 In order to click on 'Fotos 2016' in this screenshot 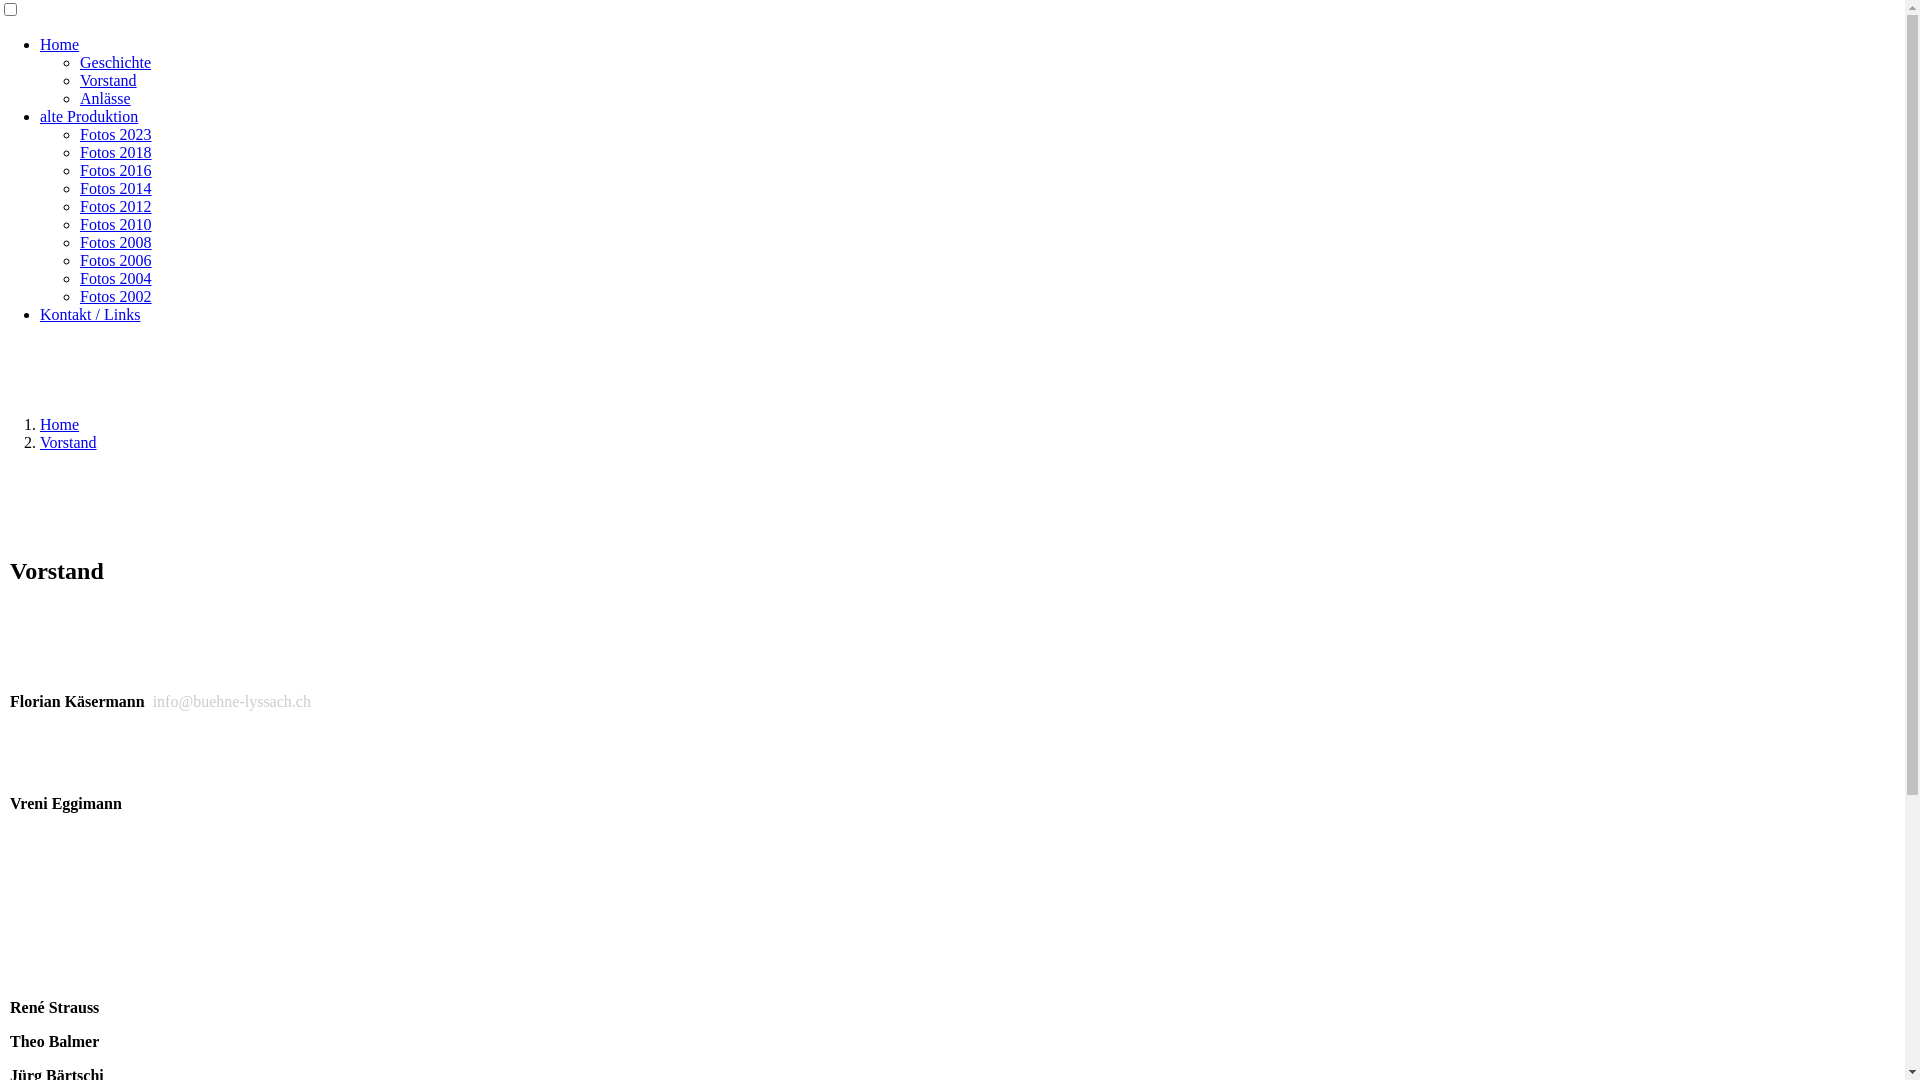, I will do `click(80, 169)`.